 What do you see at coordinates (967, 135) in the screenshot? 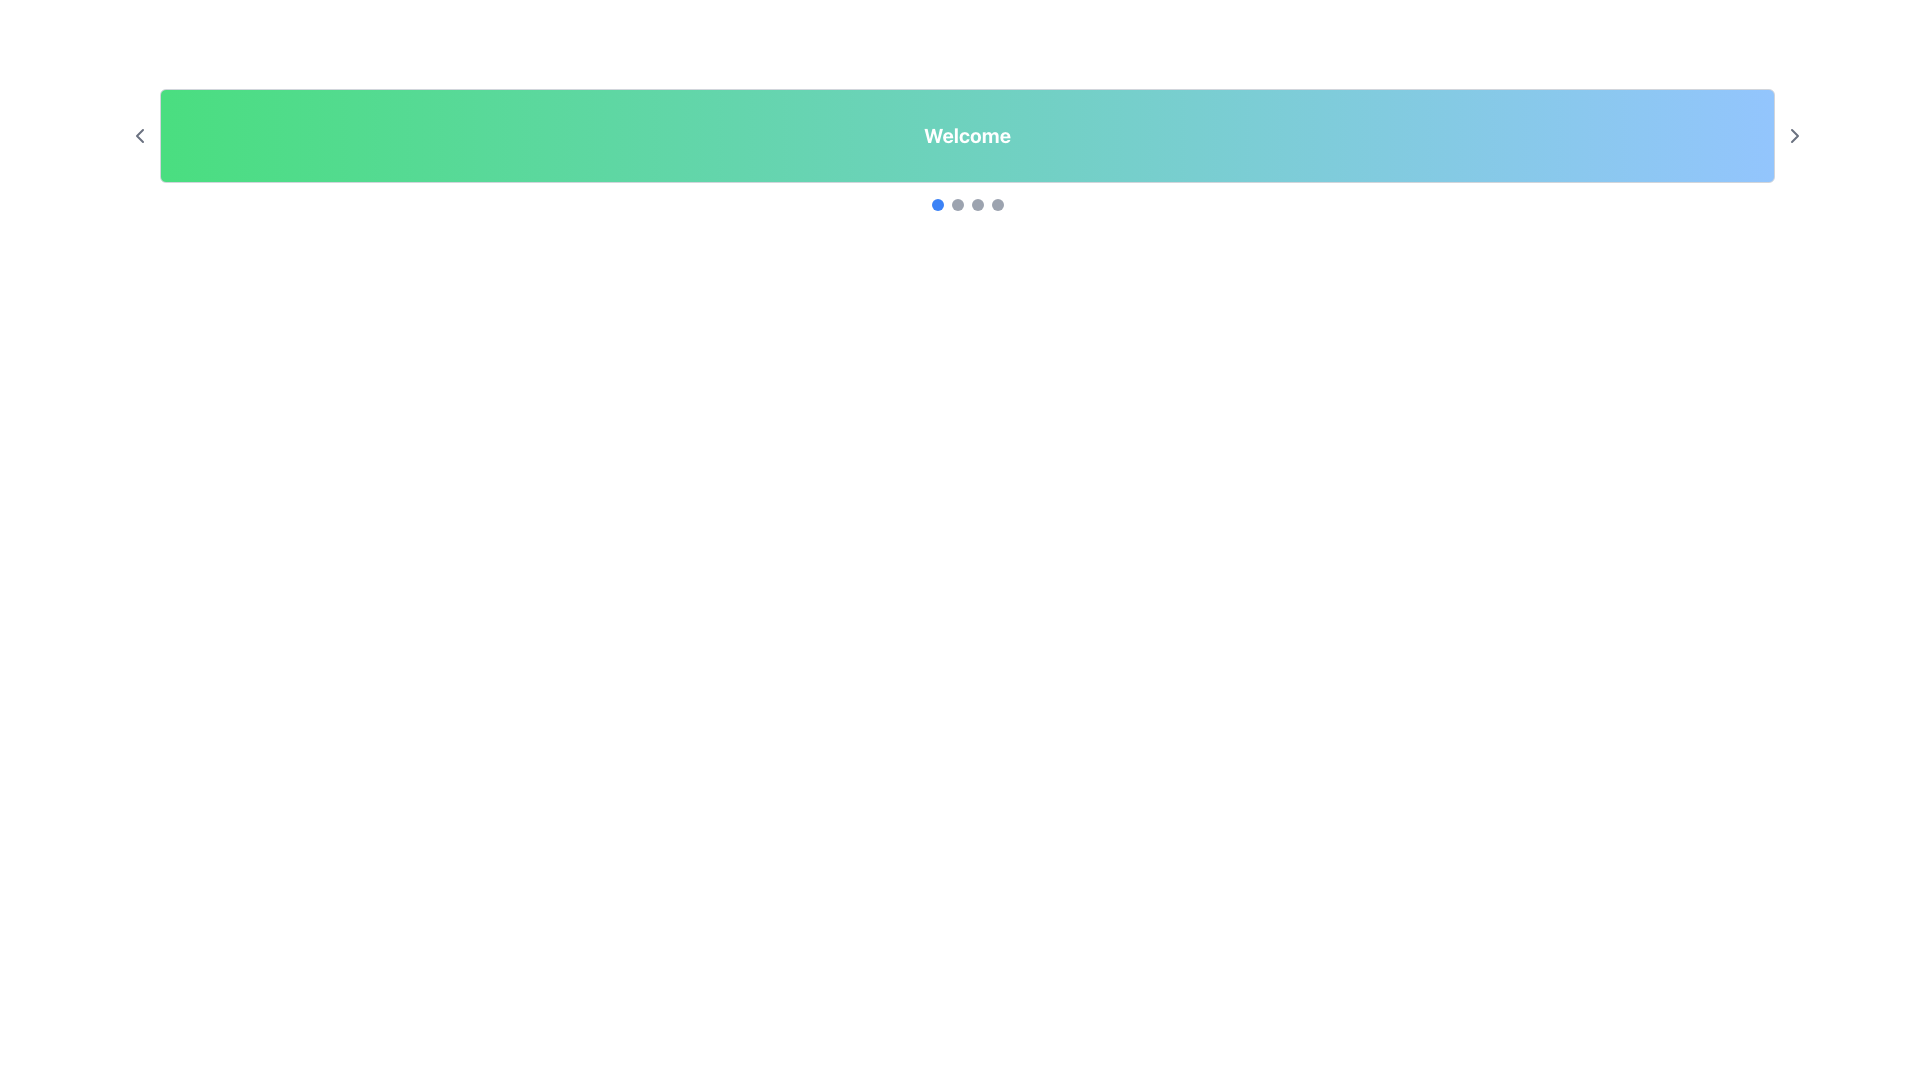
I see `text displayed on the 'Welcome' text label, which is in bold, large white font centered within a gradient background rectangular bar` at bounding box center [967, 135].